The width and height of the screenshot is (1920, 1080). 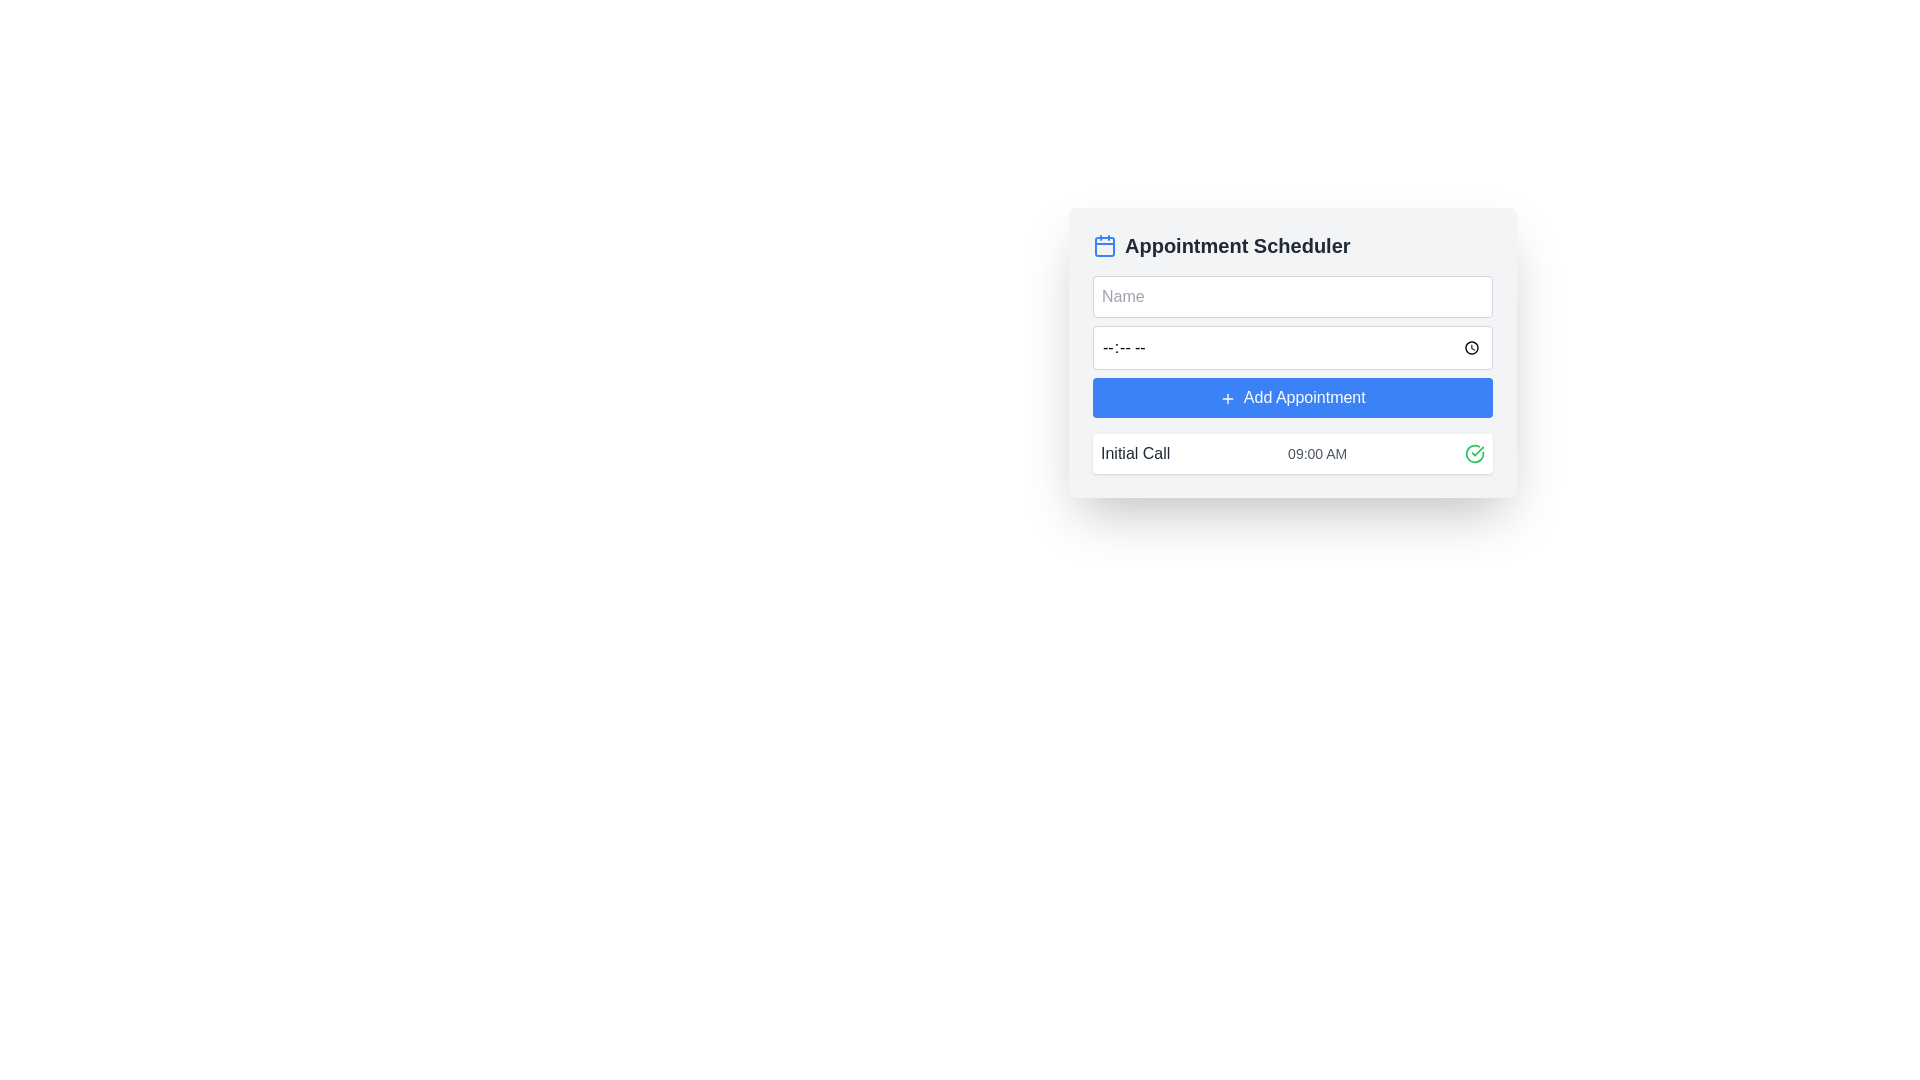 I want to click on a time from the dropdown list of the Time input field located under the 'Name' text input and above the 'Add Appointment' button, so click(x=1292, y=346).